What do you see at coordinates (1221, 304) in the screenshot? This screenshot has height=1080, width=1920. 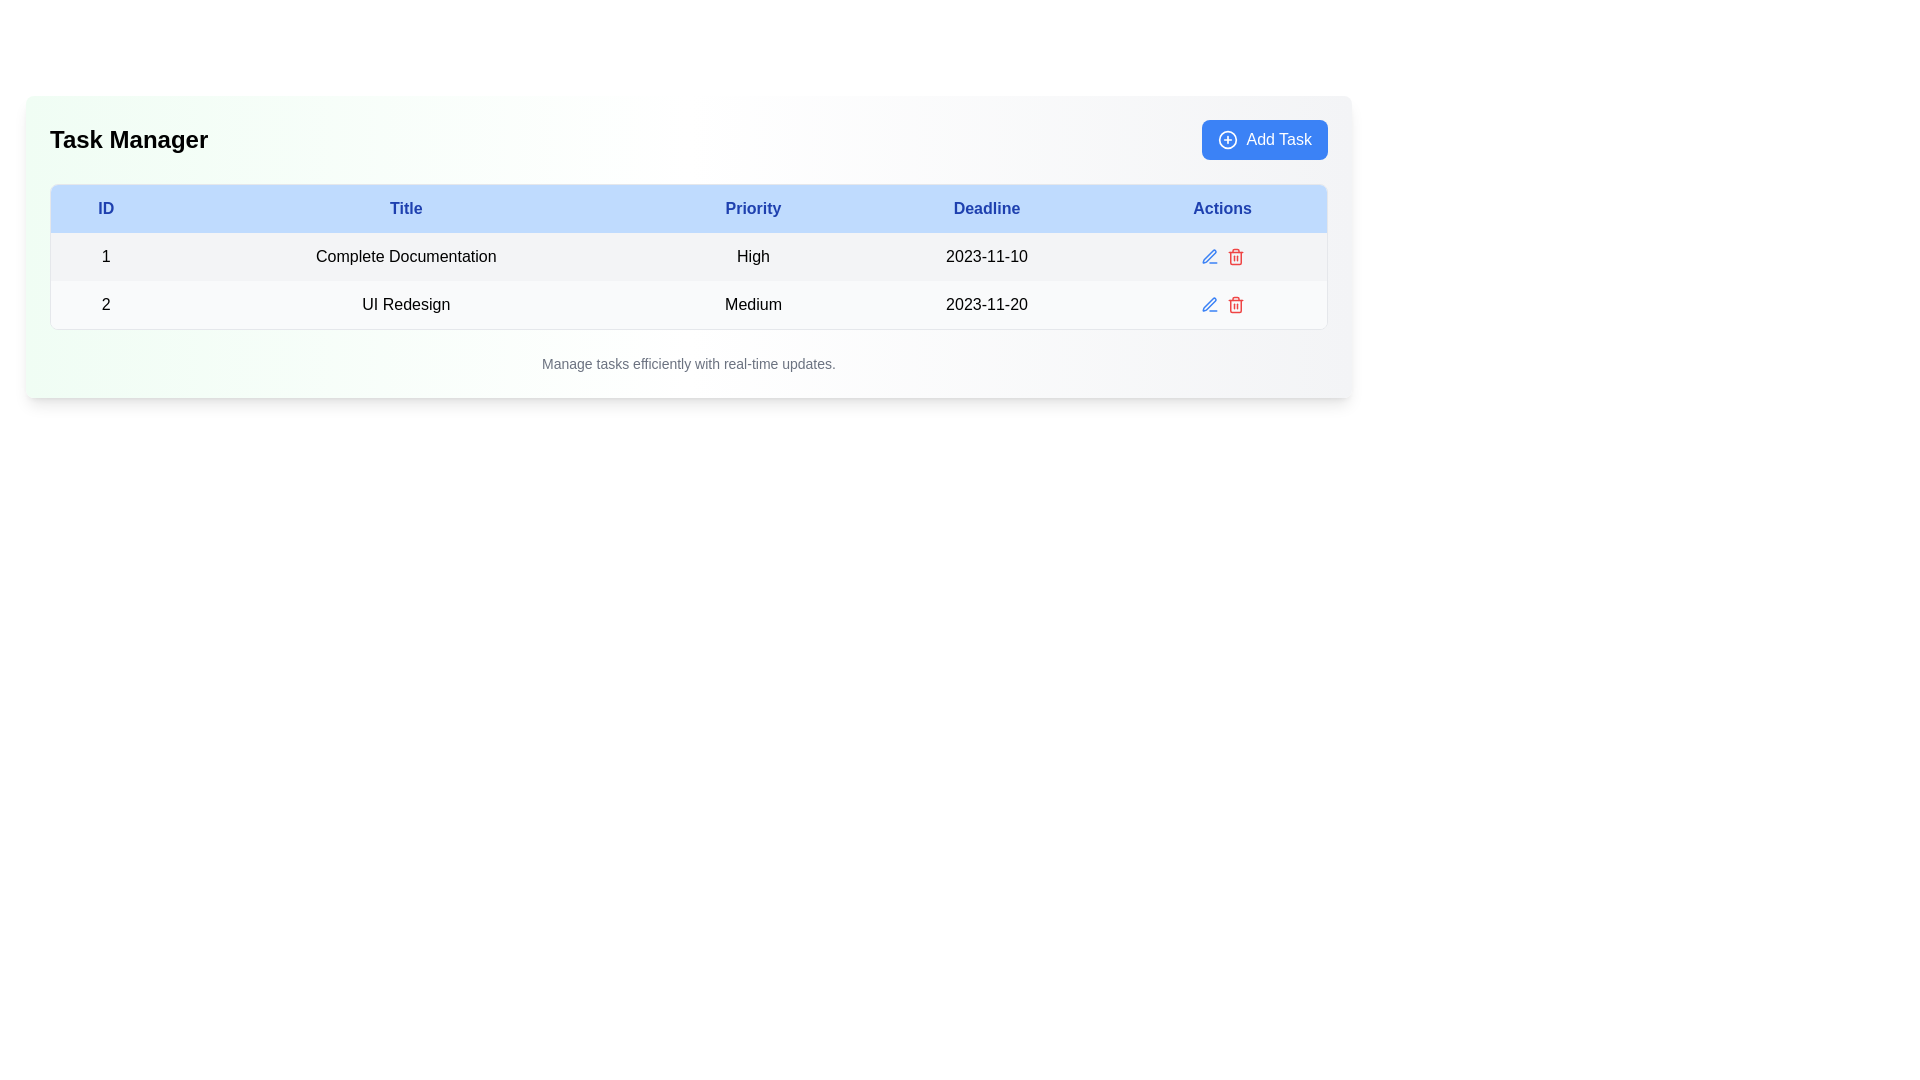 I see `the delete icon in the action menu of the second row of the task table` at bounding box center [1221, 304].